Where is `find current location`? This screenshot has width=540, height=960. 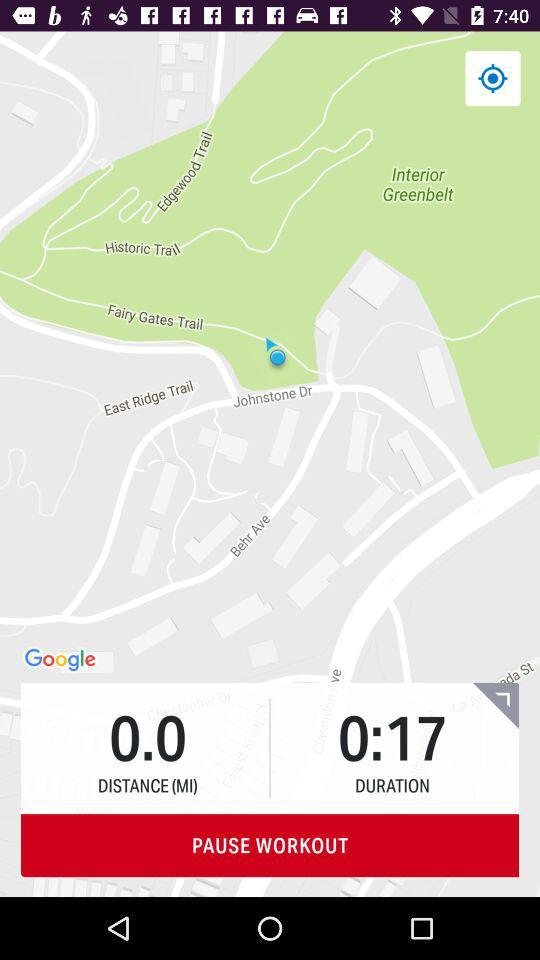
find current location is located at coordinates (491, 78).